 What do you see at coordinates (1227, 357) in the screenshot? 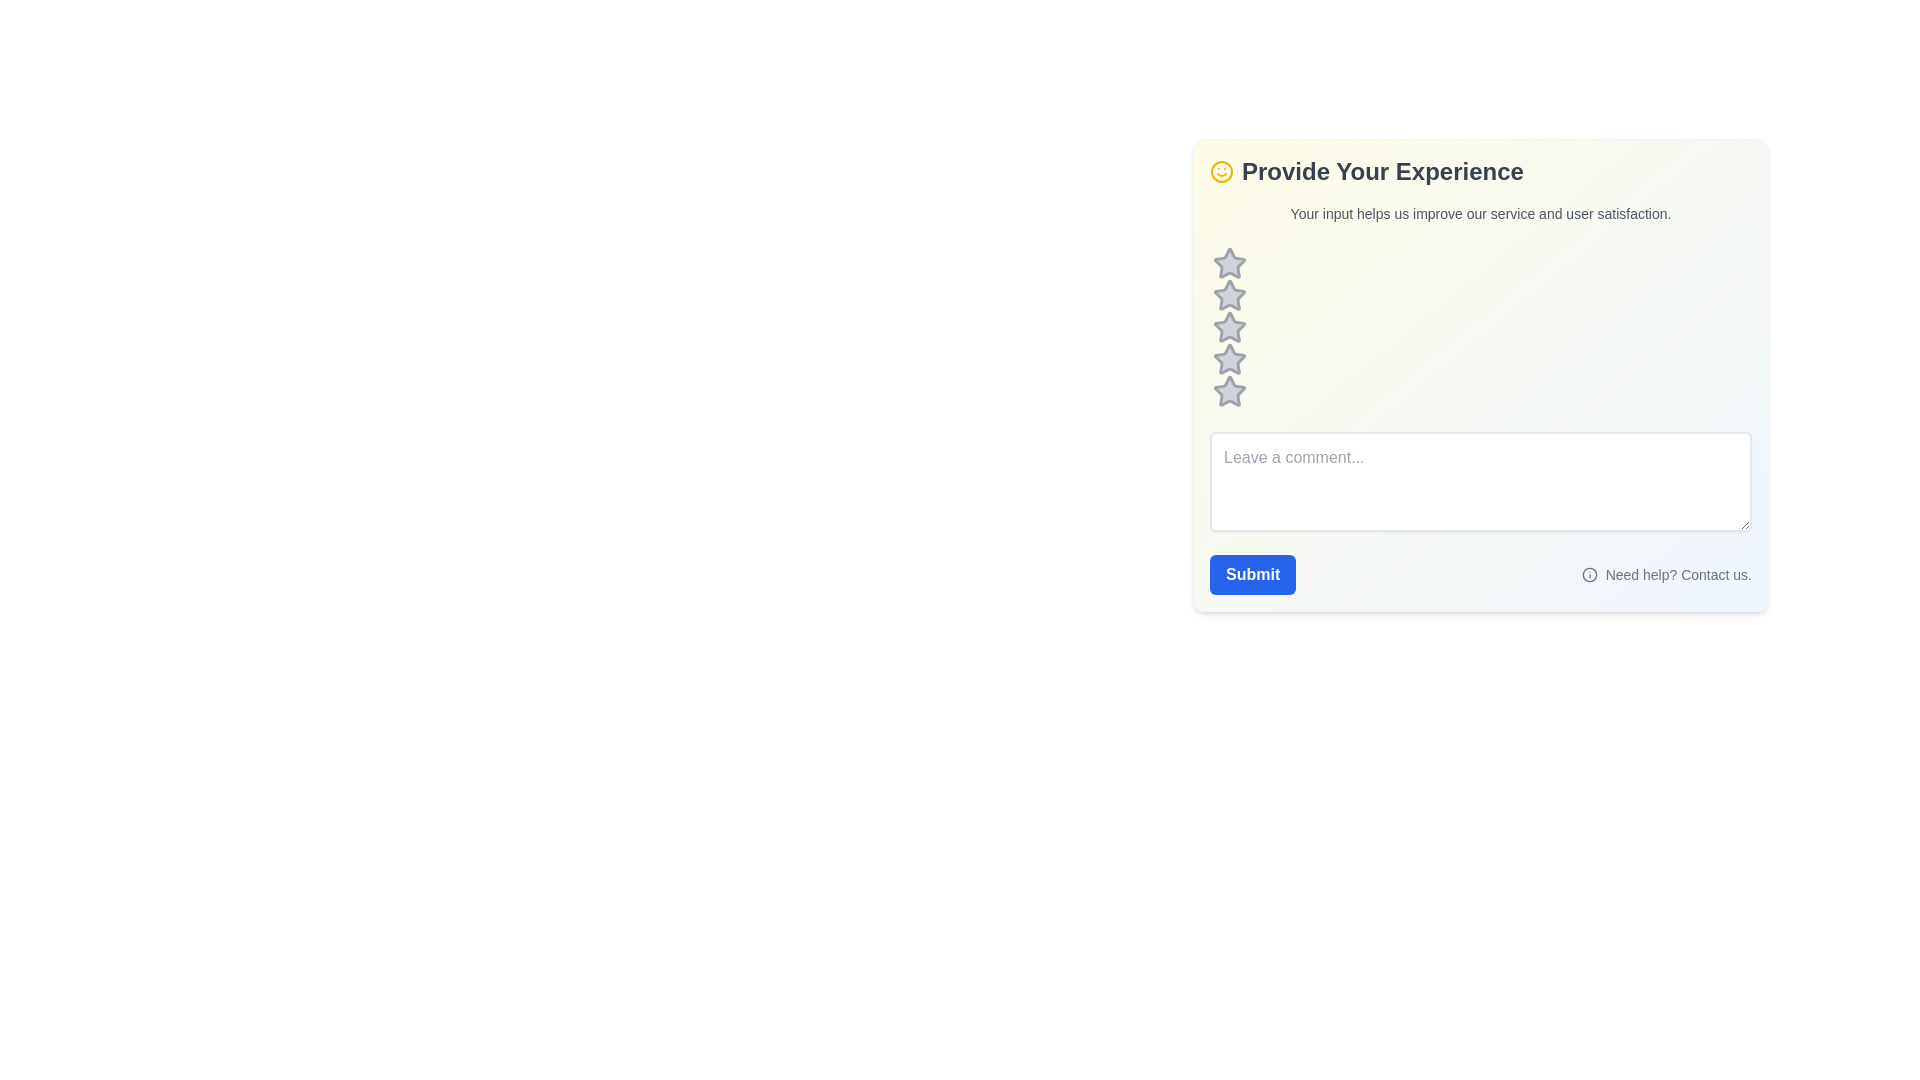
I see `the fourth star-shaped rating icon, which is filled with gray color and part of a vertical row used for rating` at bounding box center [1227, 357].